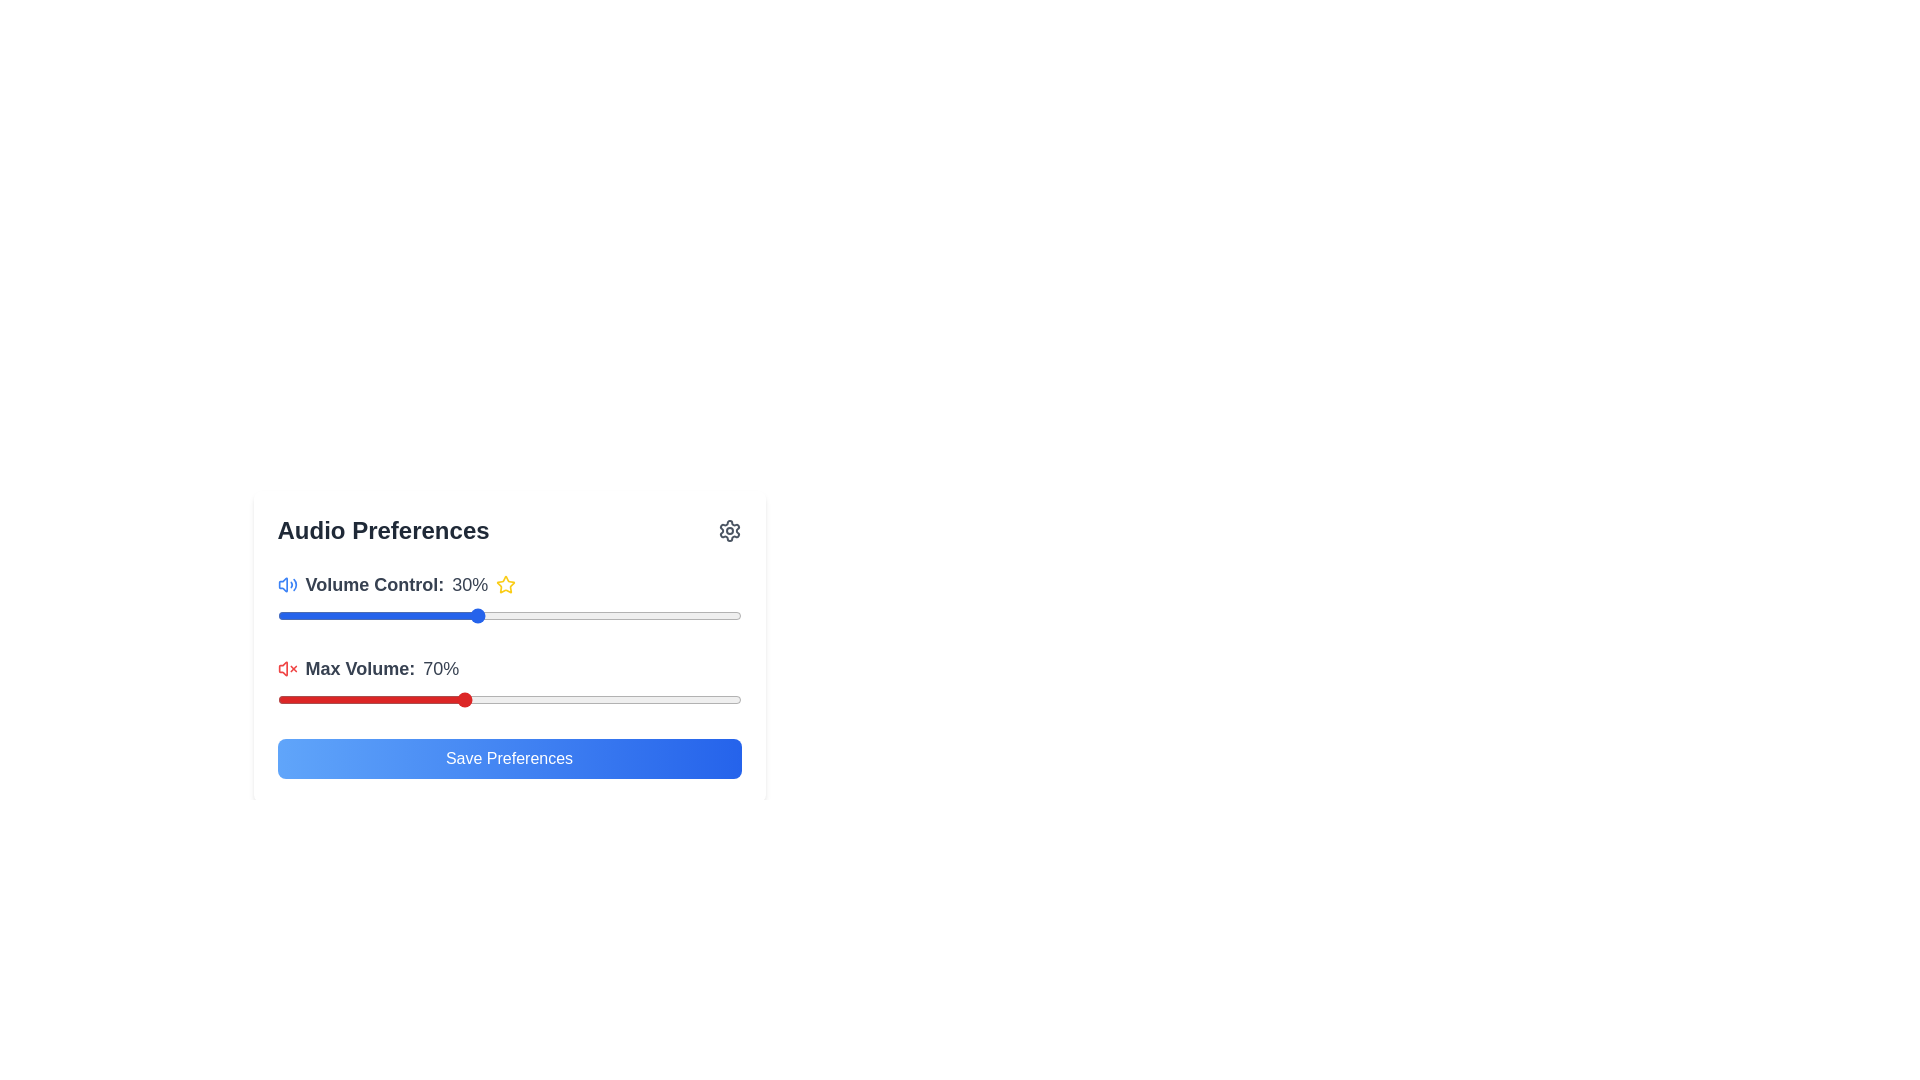 The image size is (1920, 1080). I want to click on the max volume, so click(370, 698).